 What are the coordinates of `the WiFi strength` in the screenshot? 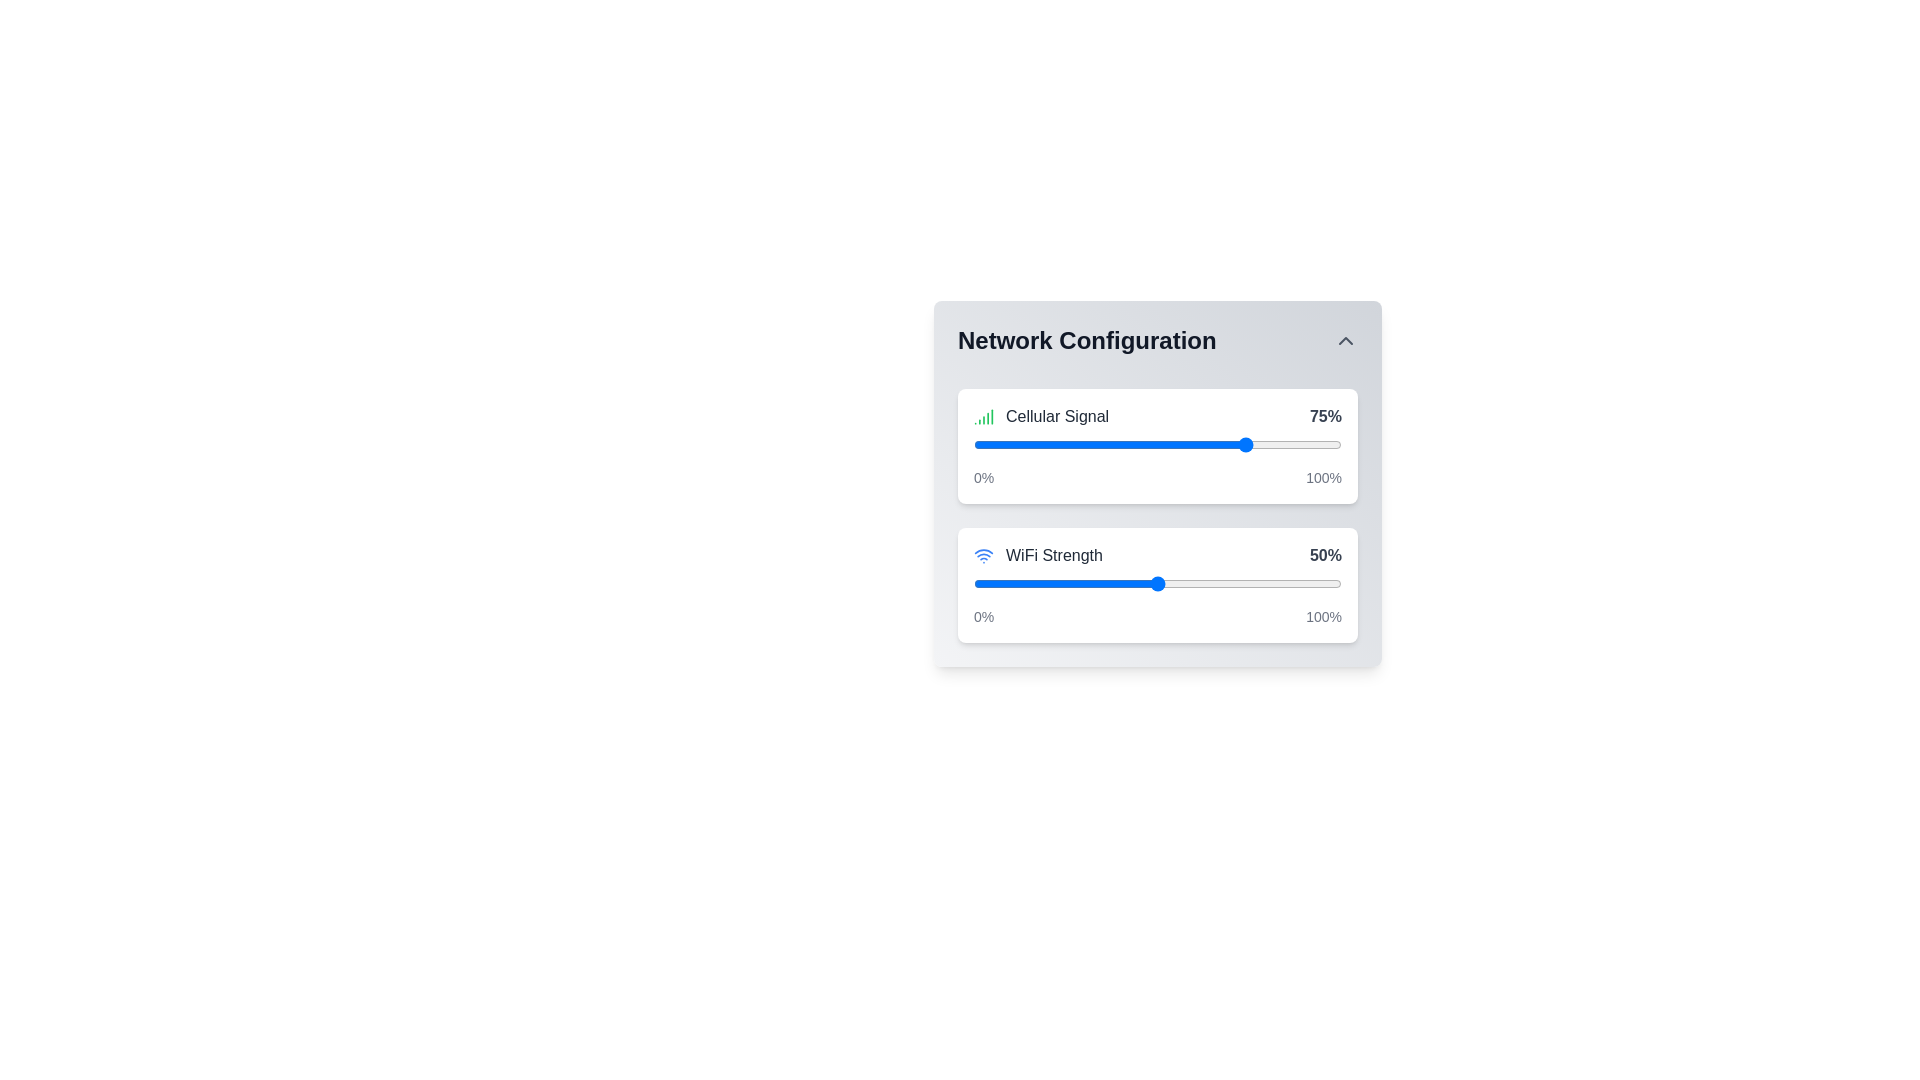 It's located at (1105, 583).